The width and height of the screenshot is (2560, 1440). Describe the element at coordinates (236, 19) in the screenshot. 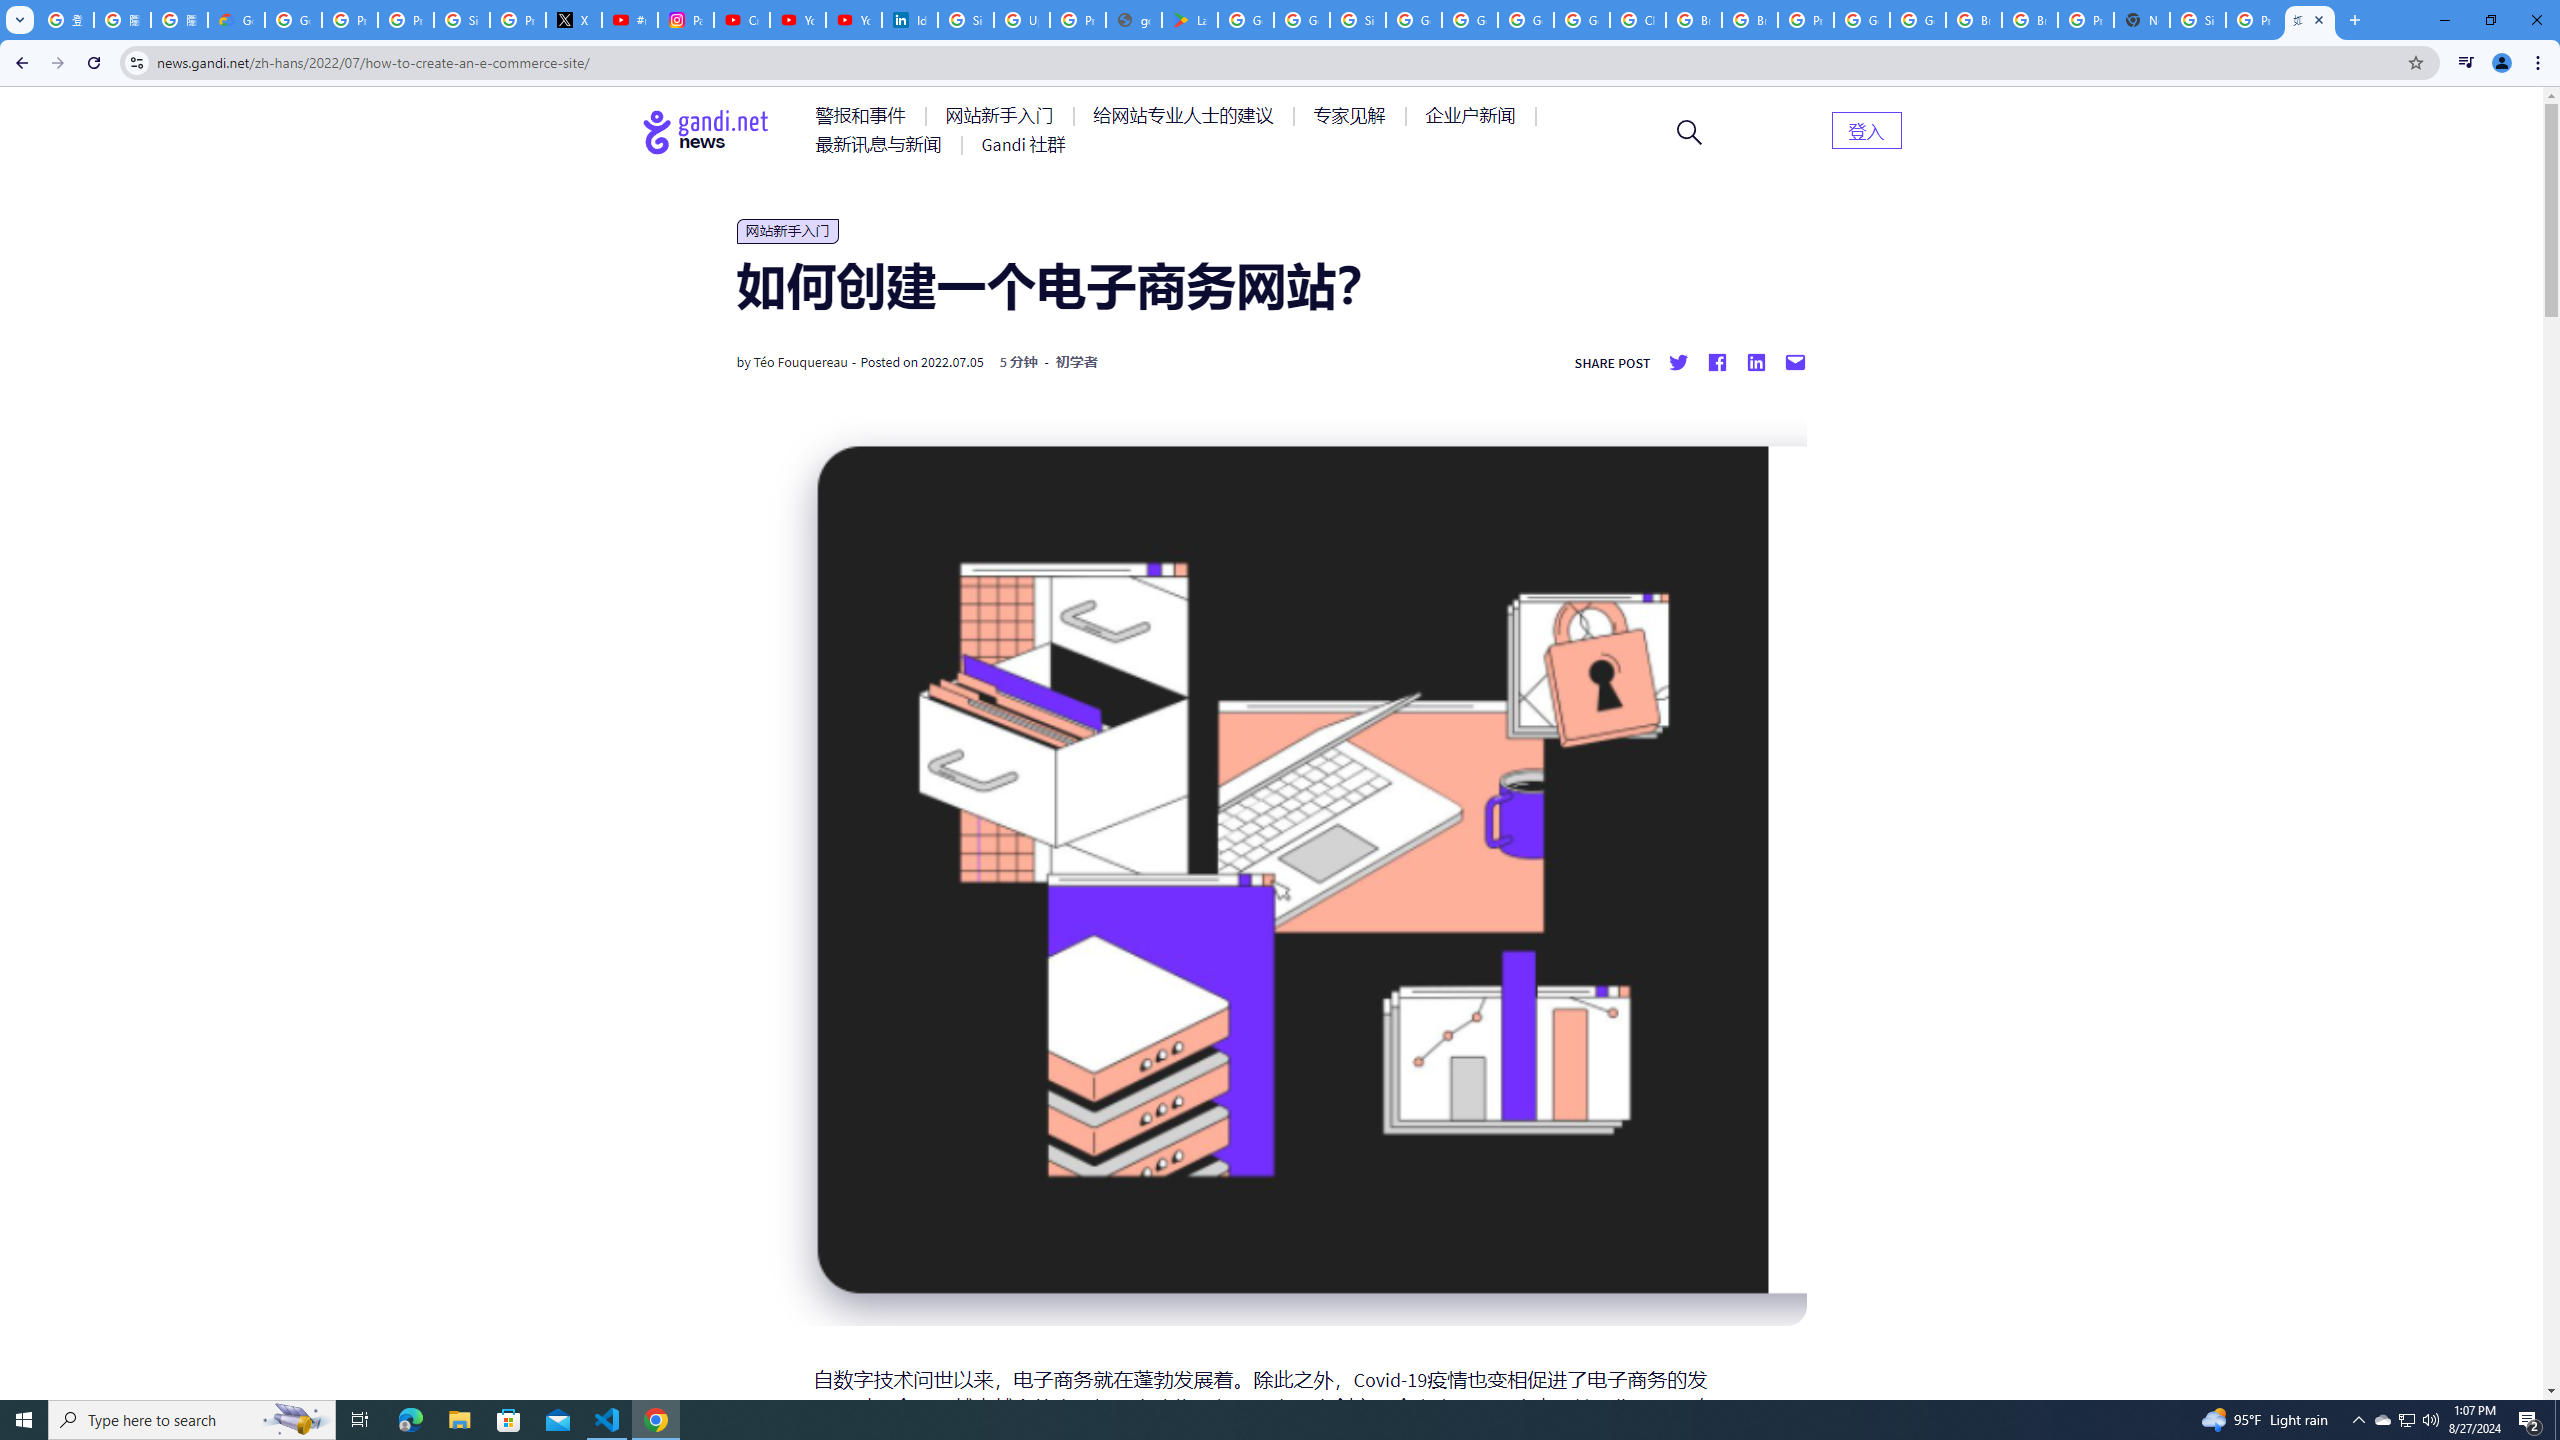

I see `'Google Cloud Privacy Notice'` at that location.